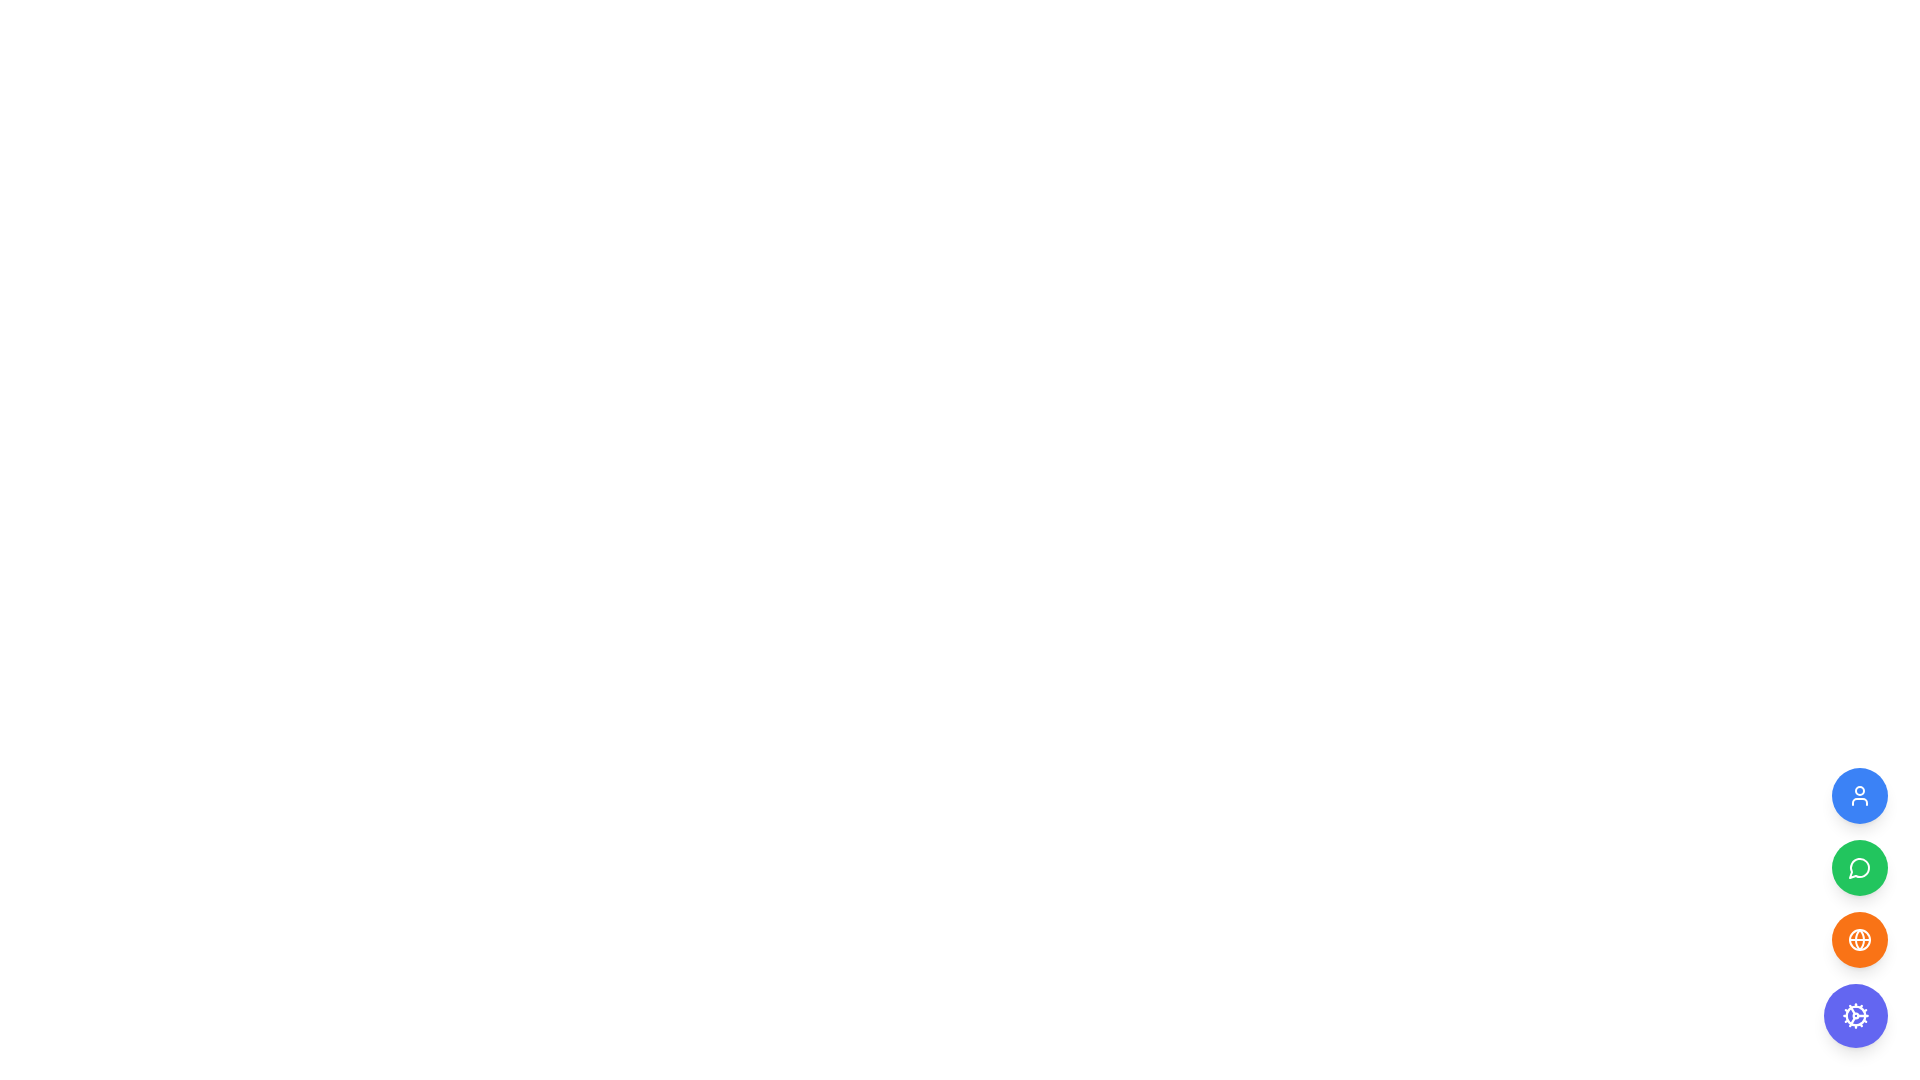 The height and width of the screenshot is (1080, 1920). What do you see at coordinates (1859, 940) in the screenshot?
I see `the small circular orange button with a white globe icon located in the vertical toolbar on the far right side of the interface` at bounding box center [1859, 940].